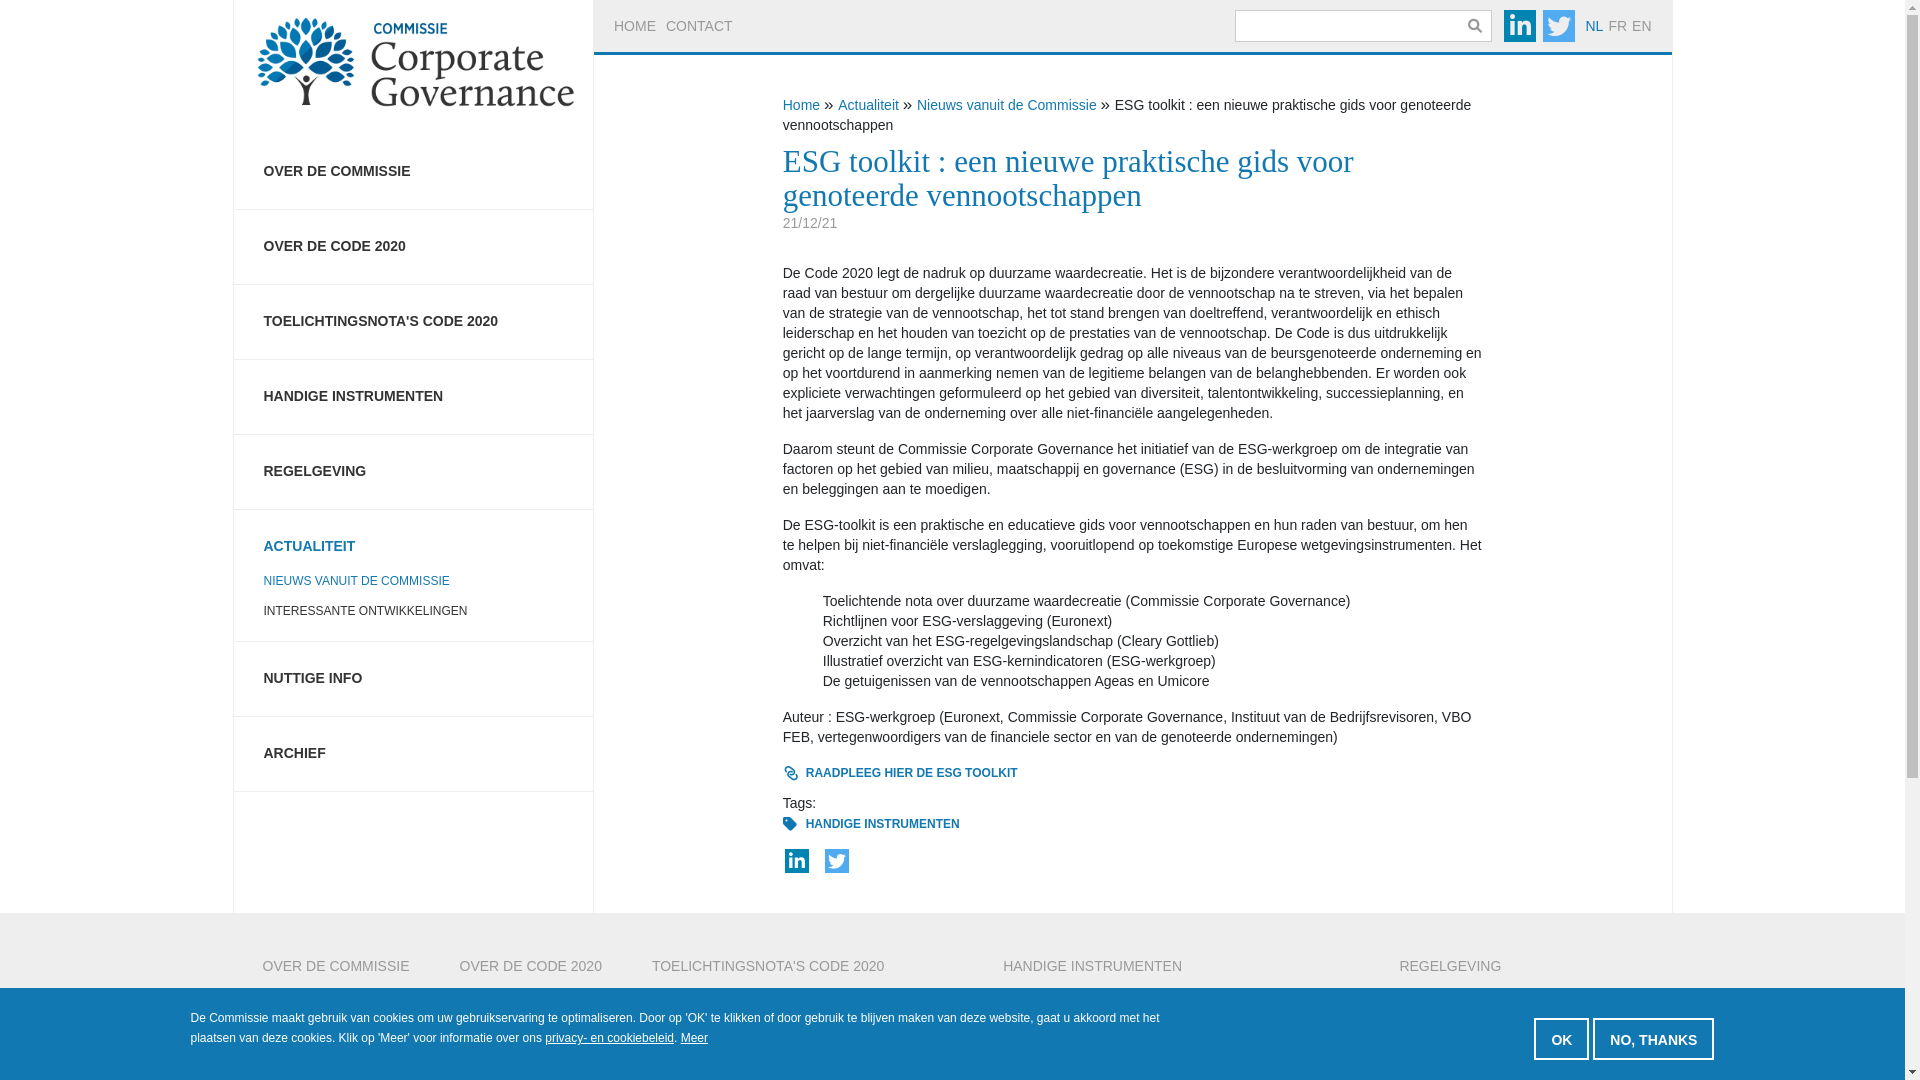 This screenshot has width=1920, height=1080. What do you see at coordinates (882, 824) in the screenshot?
I see `'HANDIGE INSTRUMENTEN'` at bounding box center [882, 824].